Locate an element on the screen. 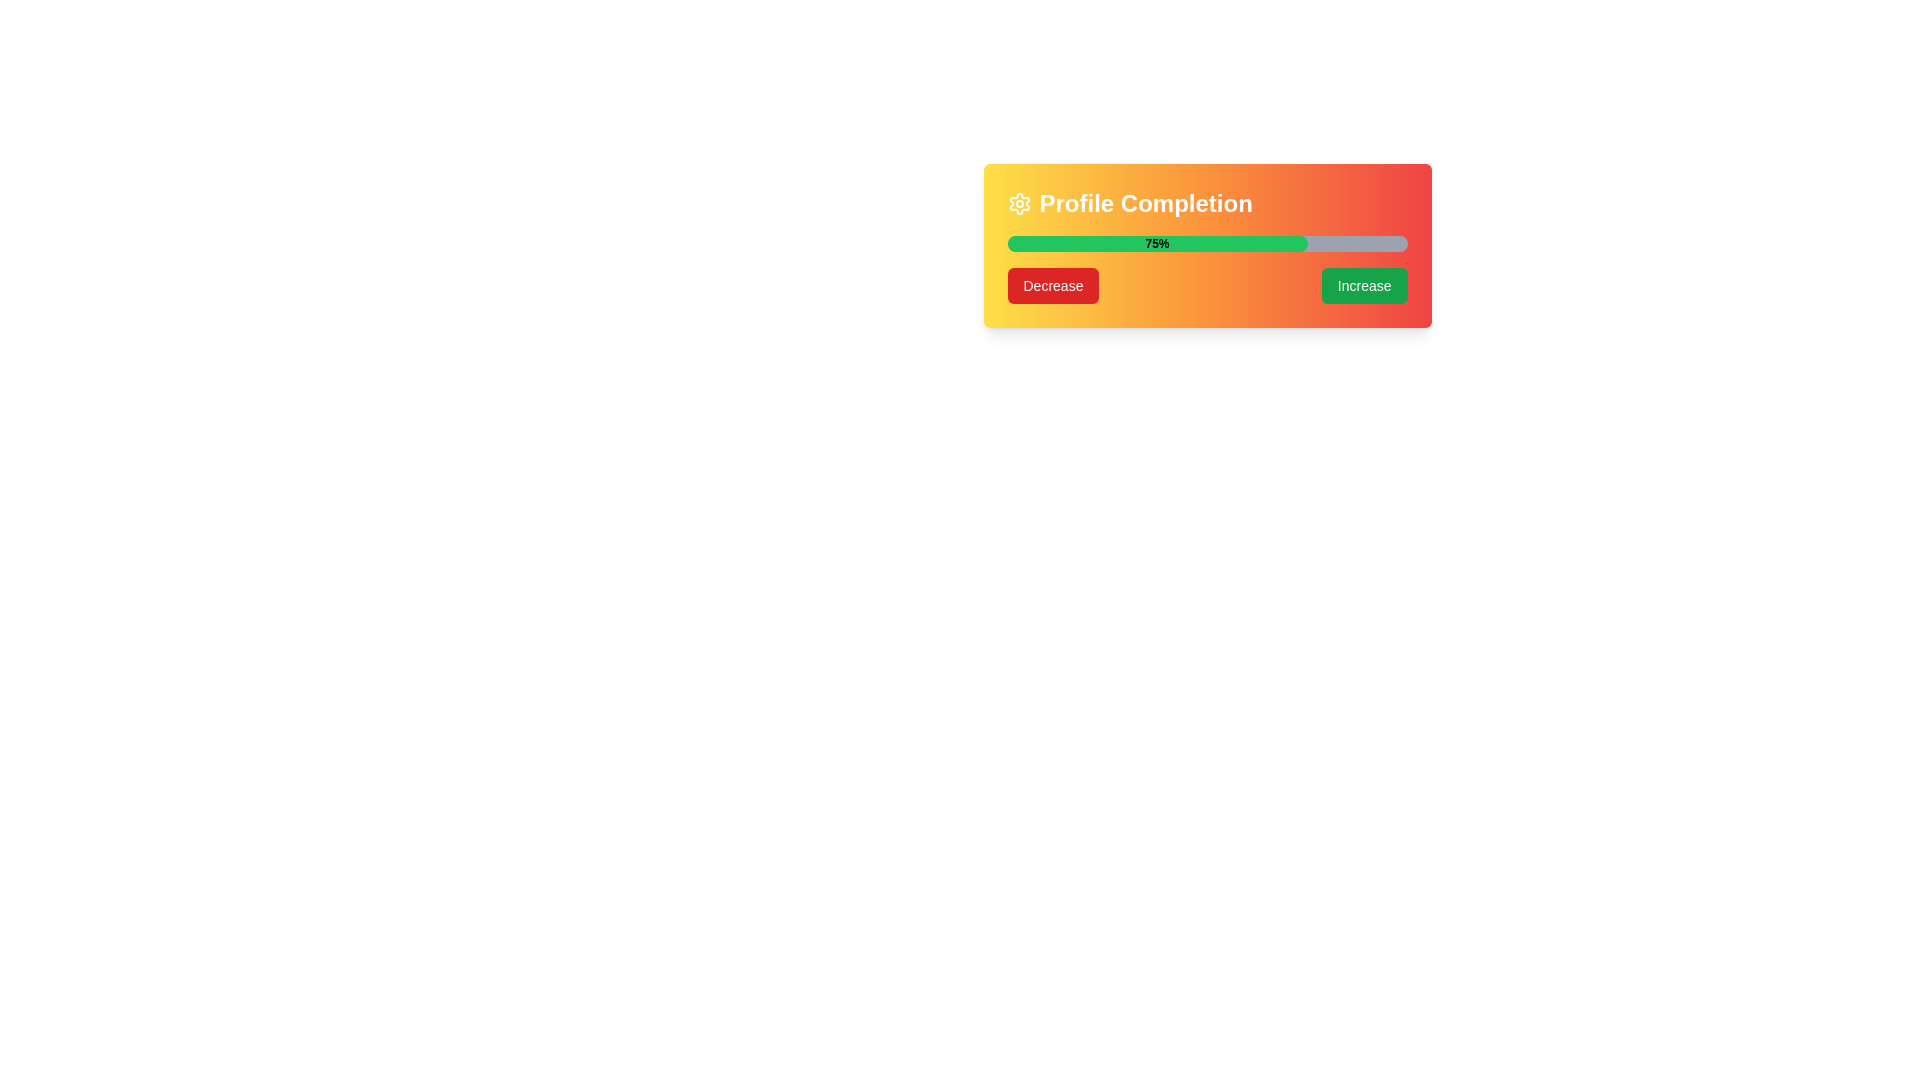  the gear-like icon representing settings, which is located on the left side of the header panel before the text 'Profile Completion' is located at coordinates (1019, 204).